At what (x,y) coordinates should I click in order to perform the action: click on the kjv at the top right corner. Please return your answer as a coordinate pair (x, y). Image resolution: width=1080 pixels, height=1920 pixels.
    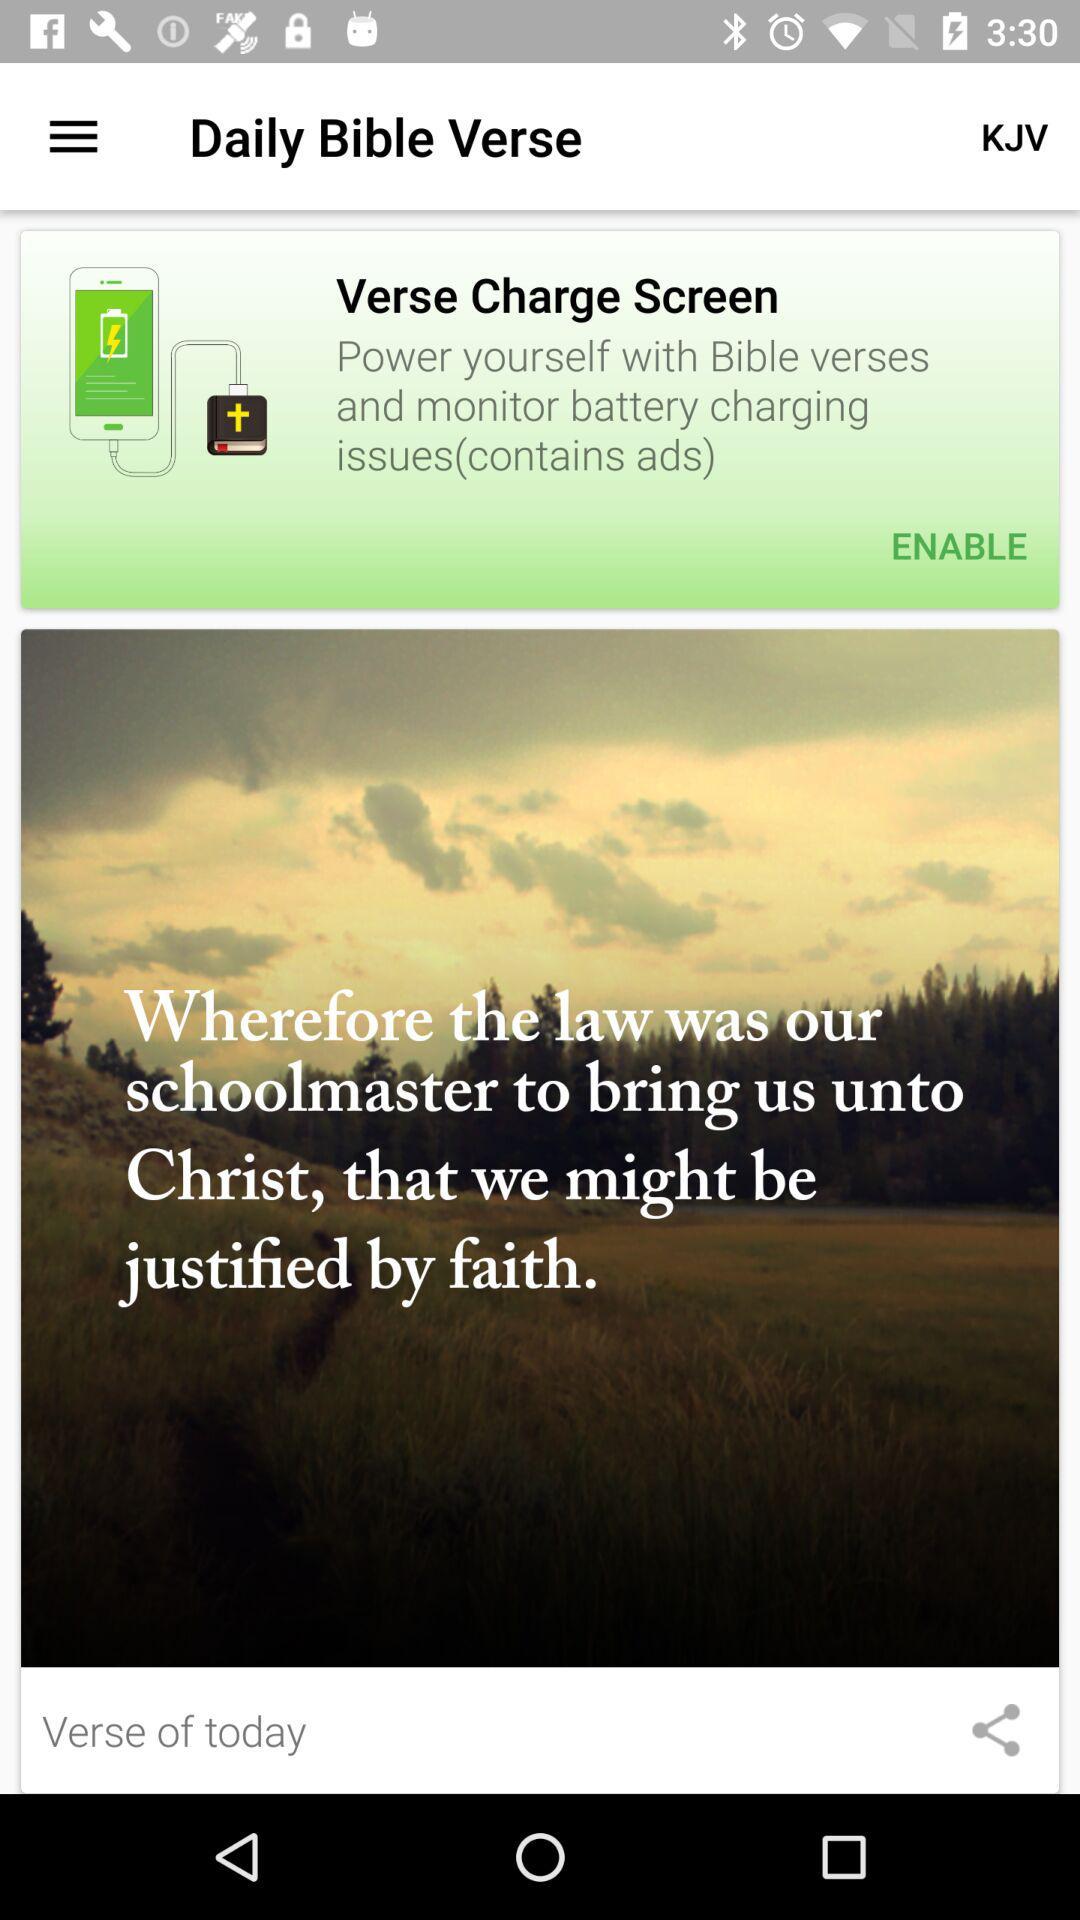
    Looking at the image, I should click on (1014, 135).